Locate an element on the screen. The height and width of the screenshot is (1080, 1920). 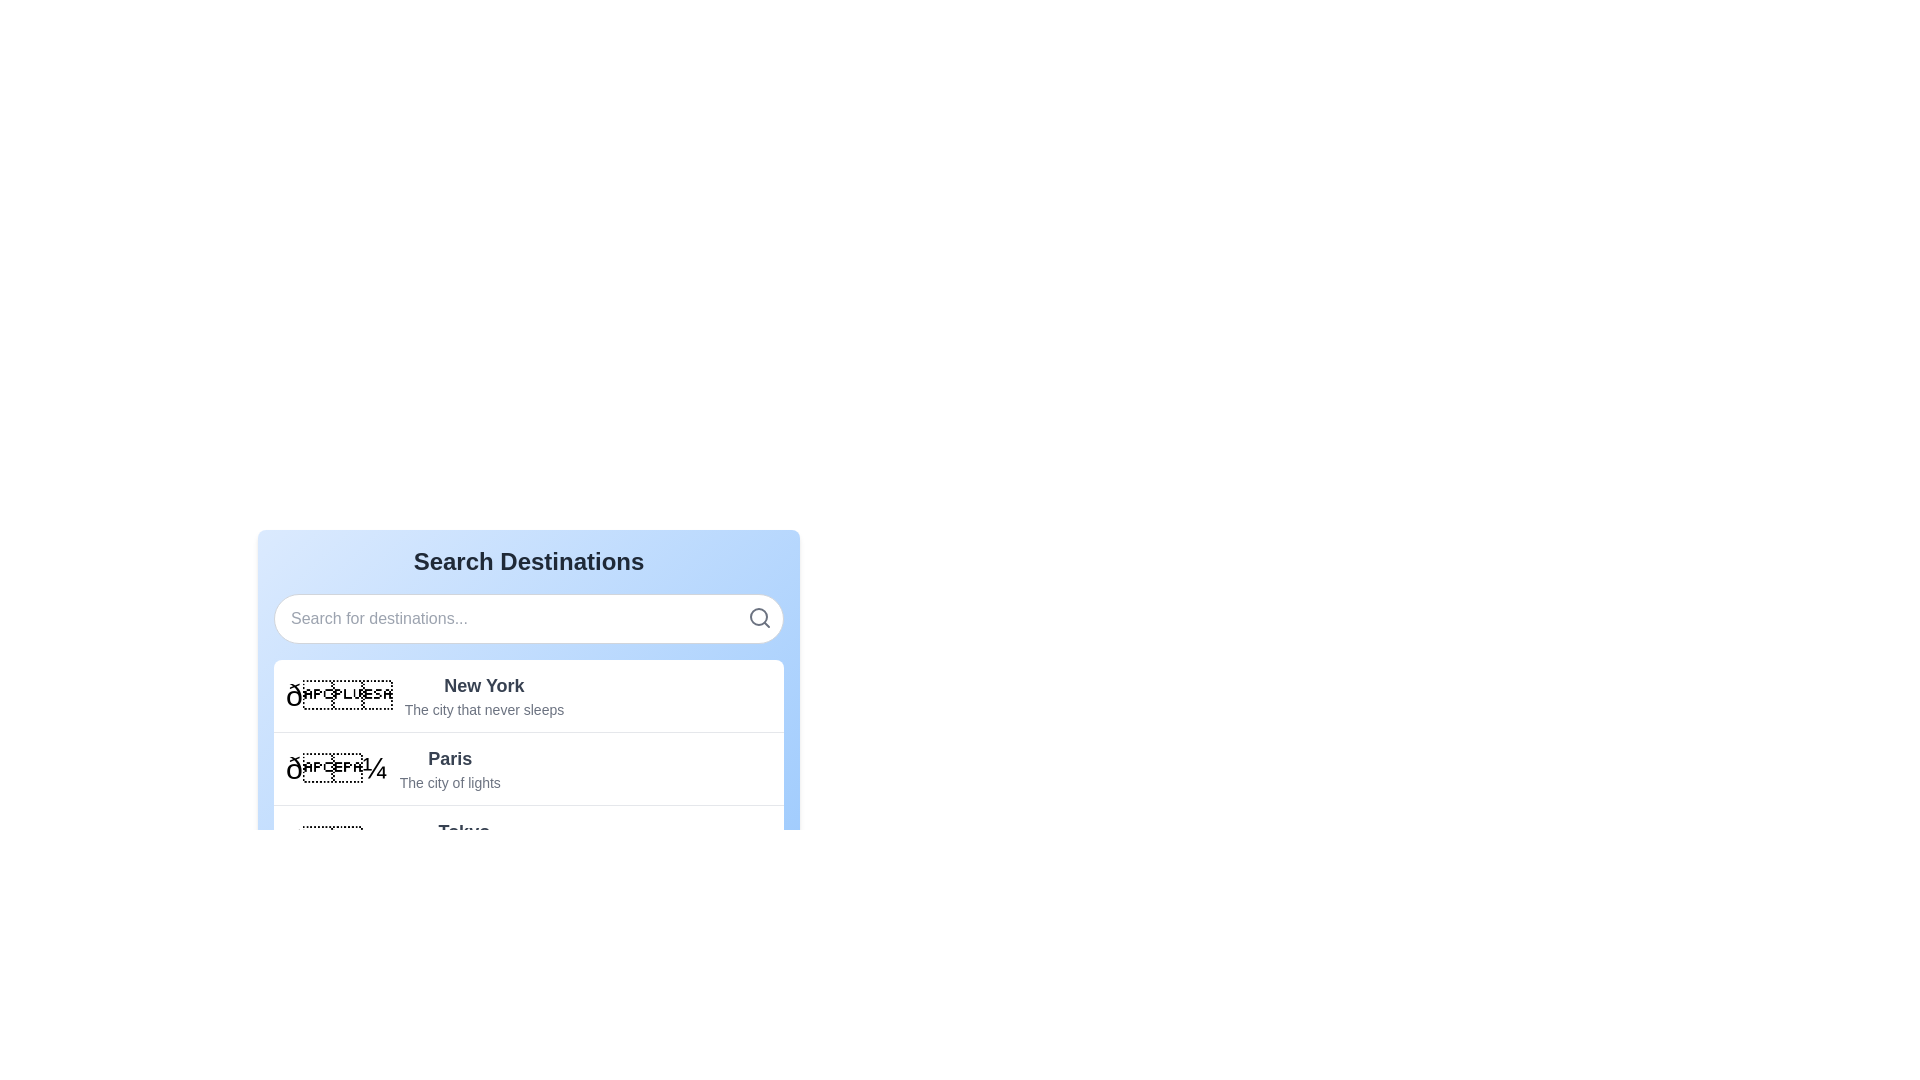
the subtitle 'The city of lights' in the text block below 'Paris' to get more details is located at coordinates (449, 767).